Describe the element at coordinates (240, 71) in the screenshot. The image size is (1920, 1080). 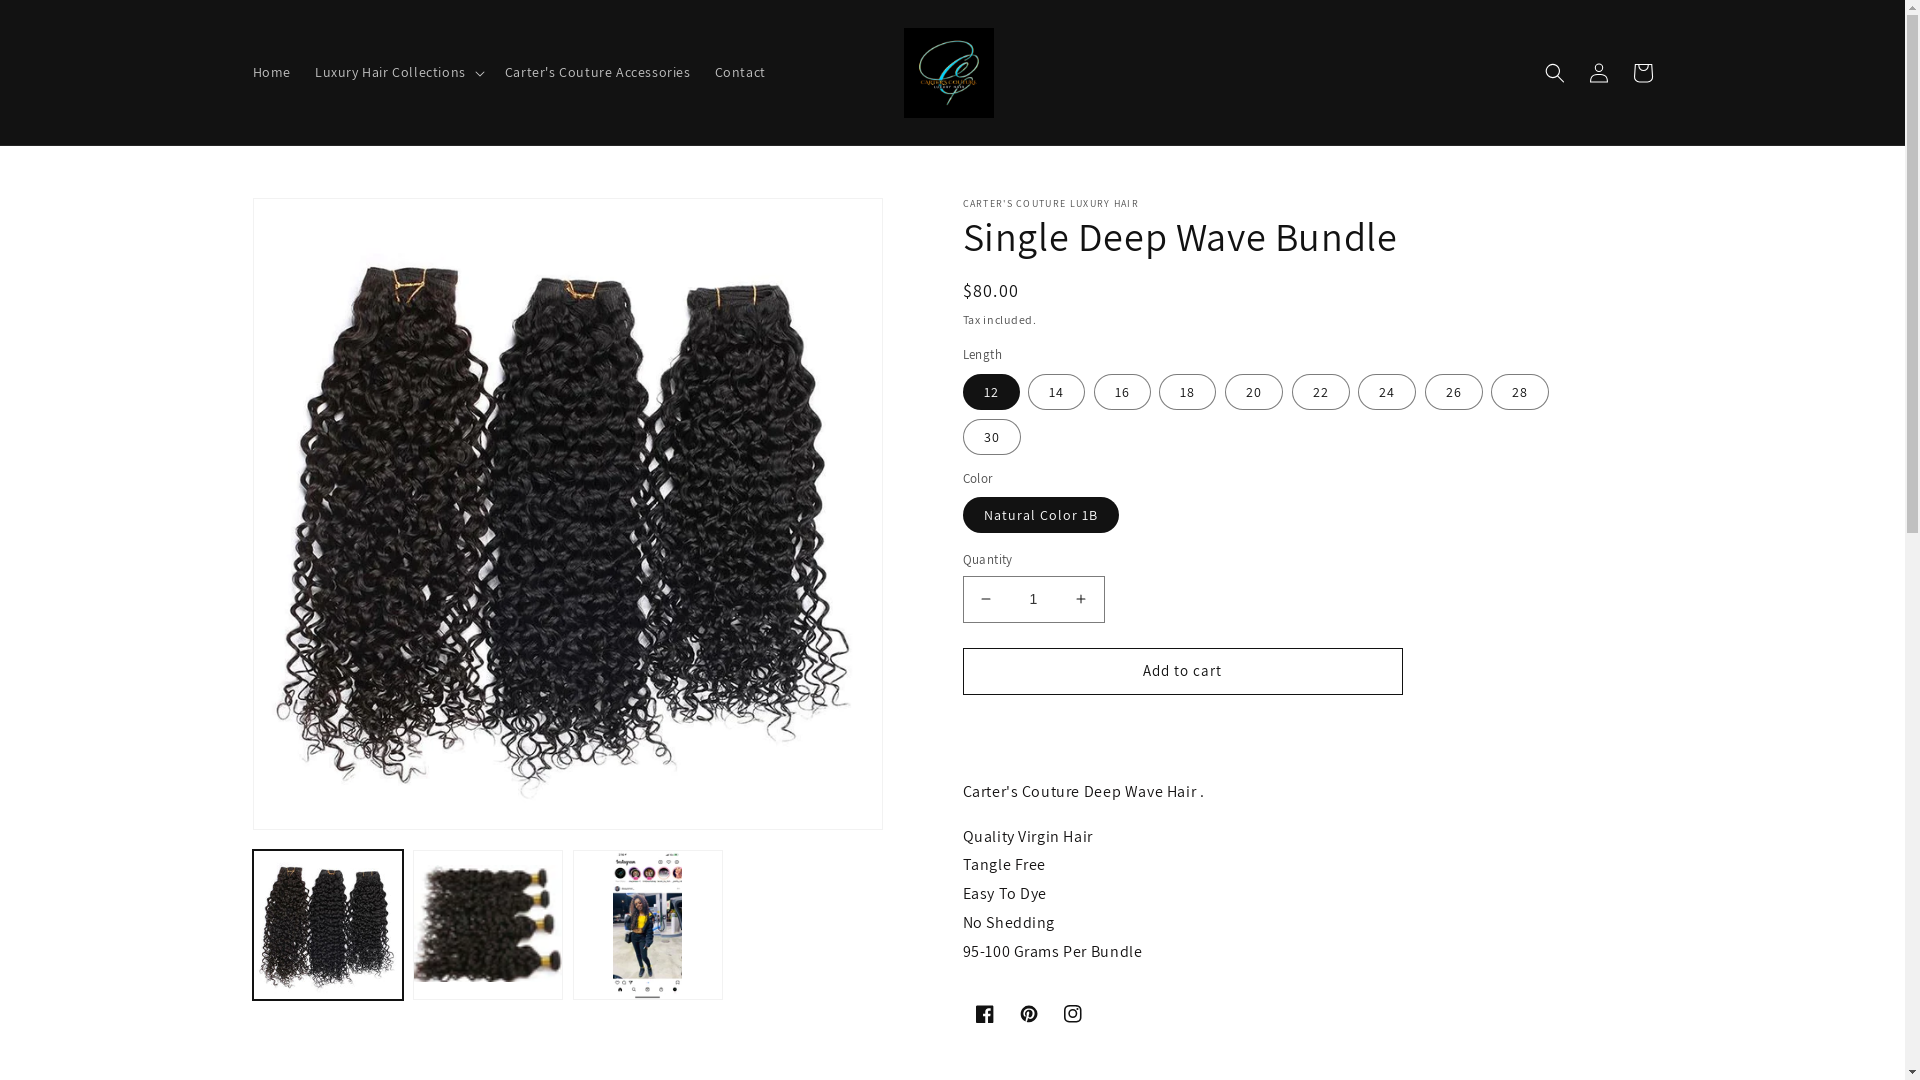
I see `'Home'` at that location.